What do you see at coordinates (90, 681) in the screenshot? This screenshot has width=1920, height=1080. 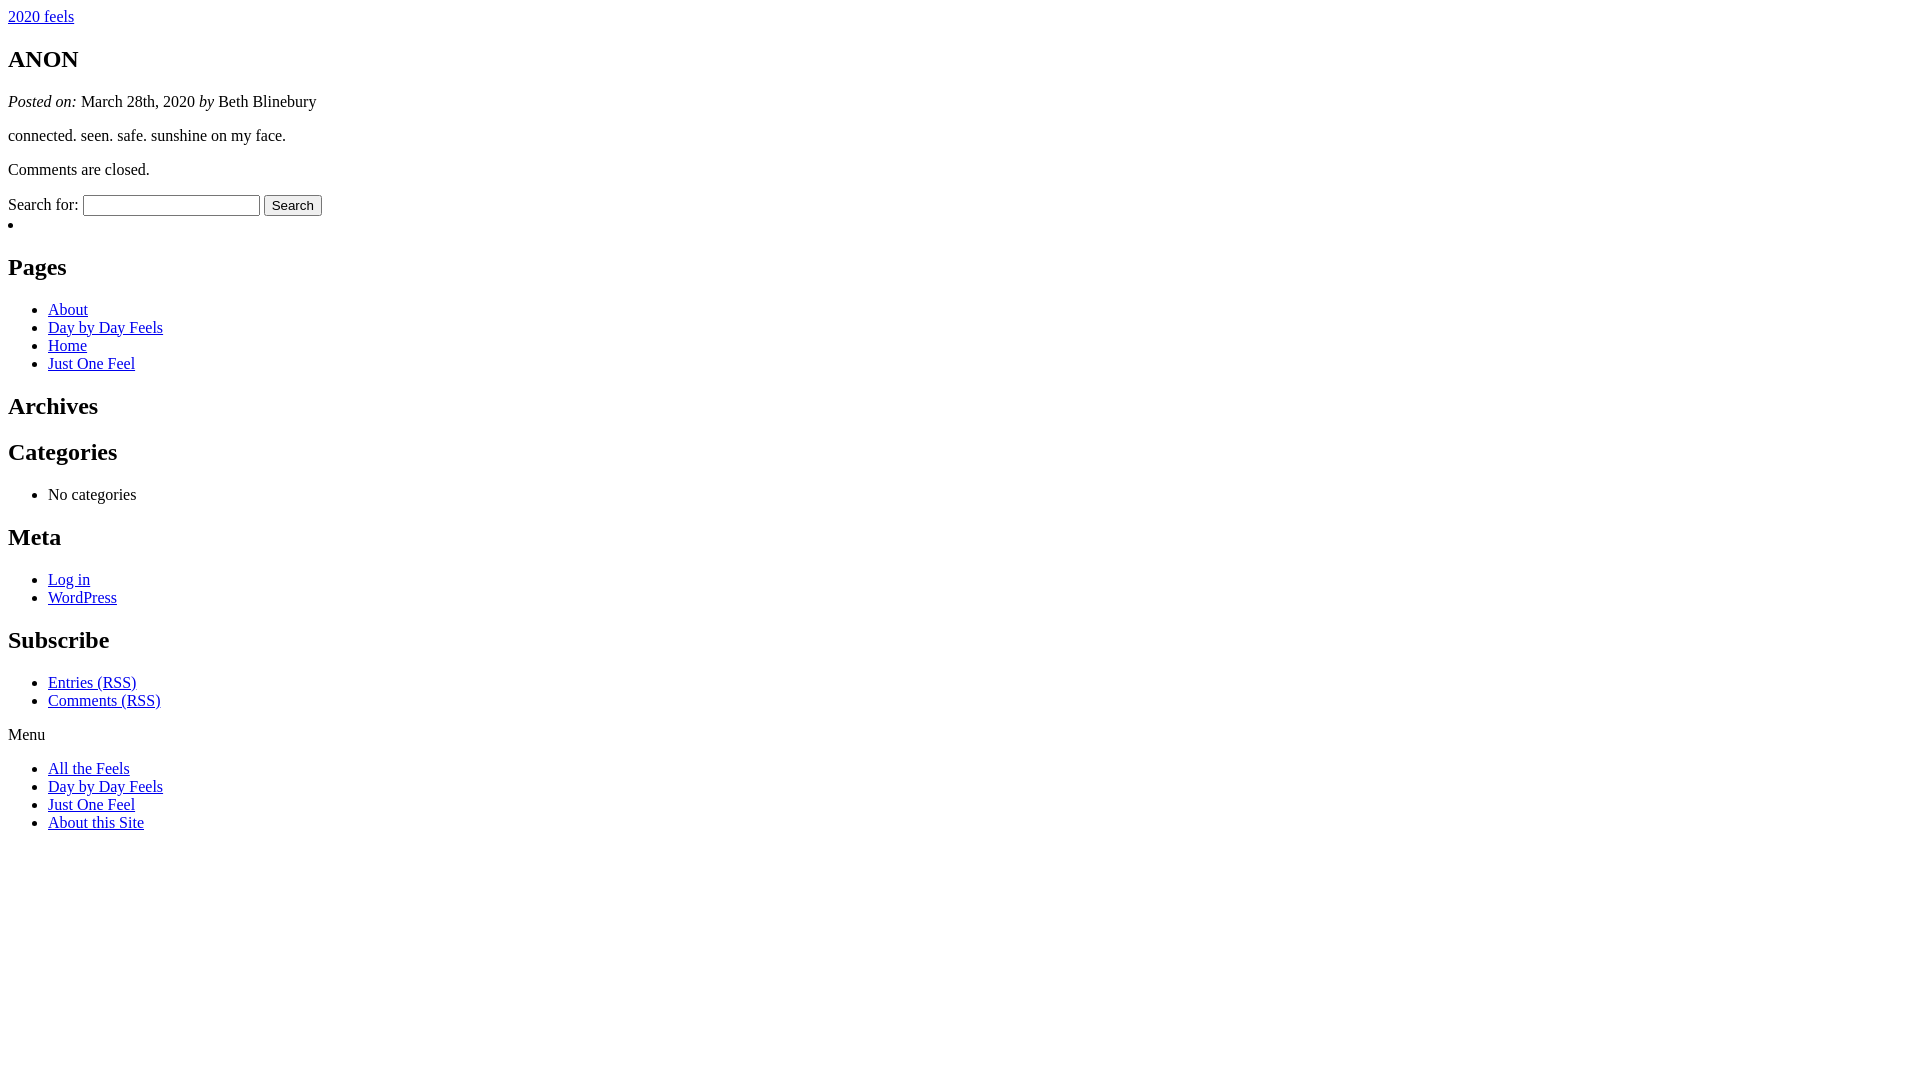 I see `'Entries (RSS)'` at bounding box center [90, 681].